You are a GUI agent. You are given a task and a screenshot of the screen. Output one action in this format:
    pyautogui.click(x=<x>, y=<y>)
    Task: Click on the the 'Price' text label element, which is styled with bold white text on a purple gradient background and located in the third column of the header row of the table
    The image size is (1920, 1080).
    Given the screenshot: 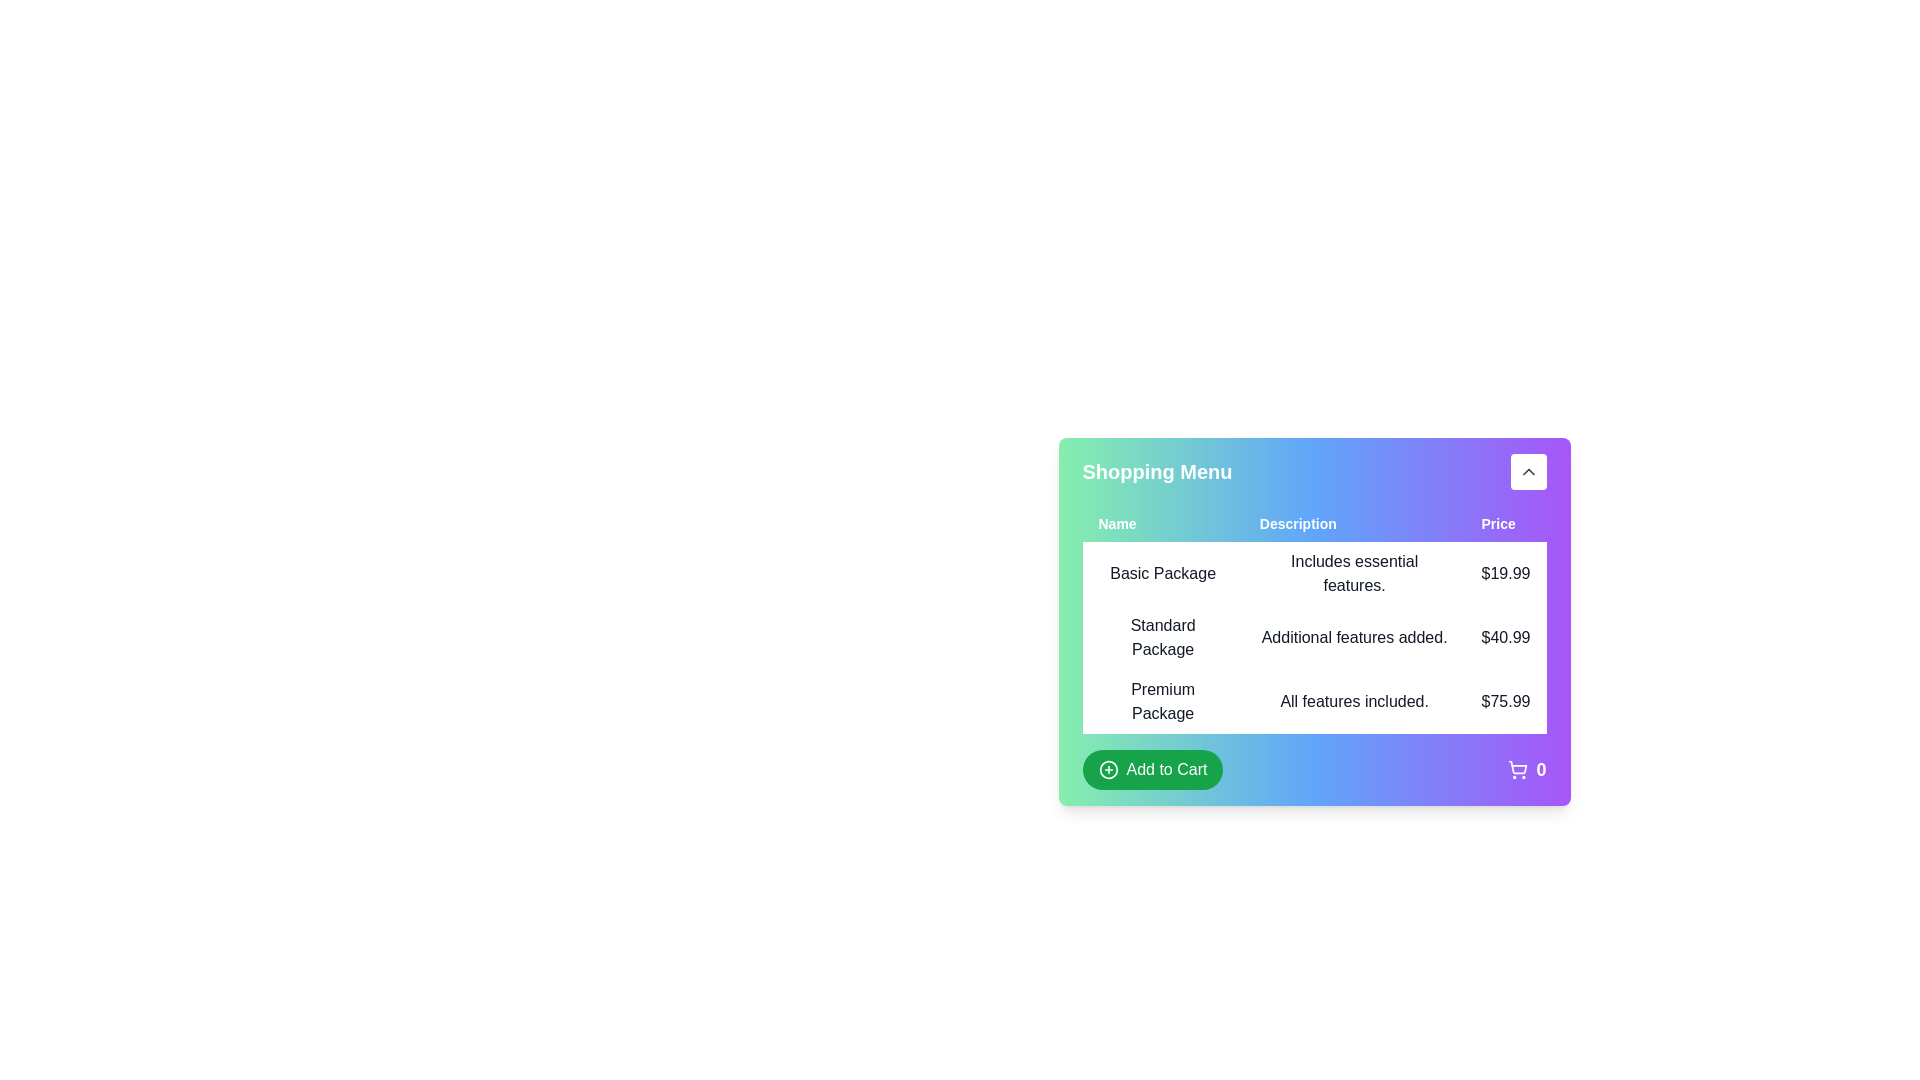 What is the action you would take?
    pyautogui.click(x=1506, y=523)
    